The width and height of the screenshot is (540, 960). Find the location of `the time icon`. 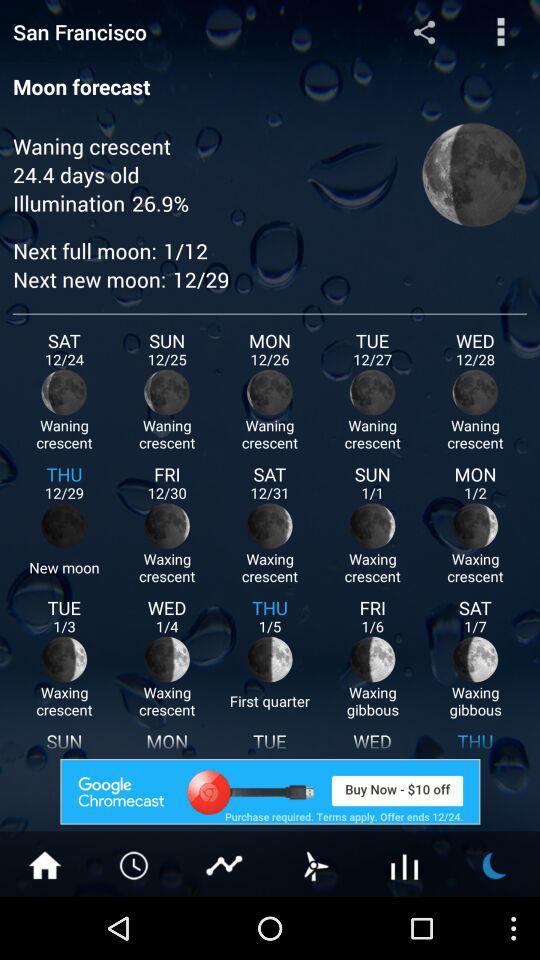

the time icon is located at coordinates (135, 925).